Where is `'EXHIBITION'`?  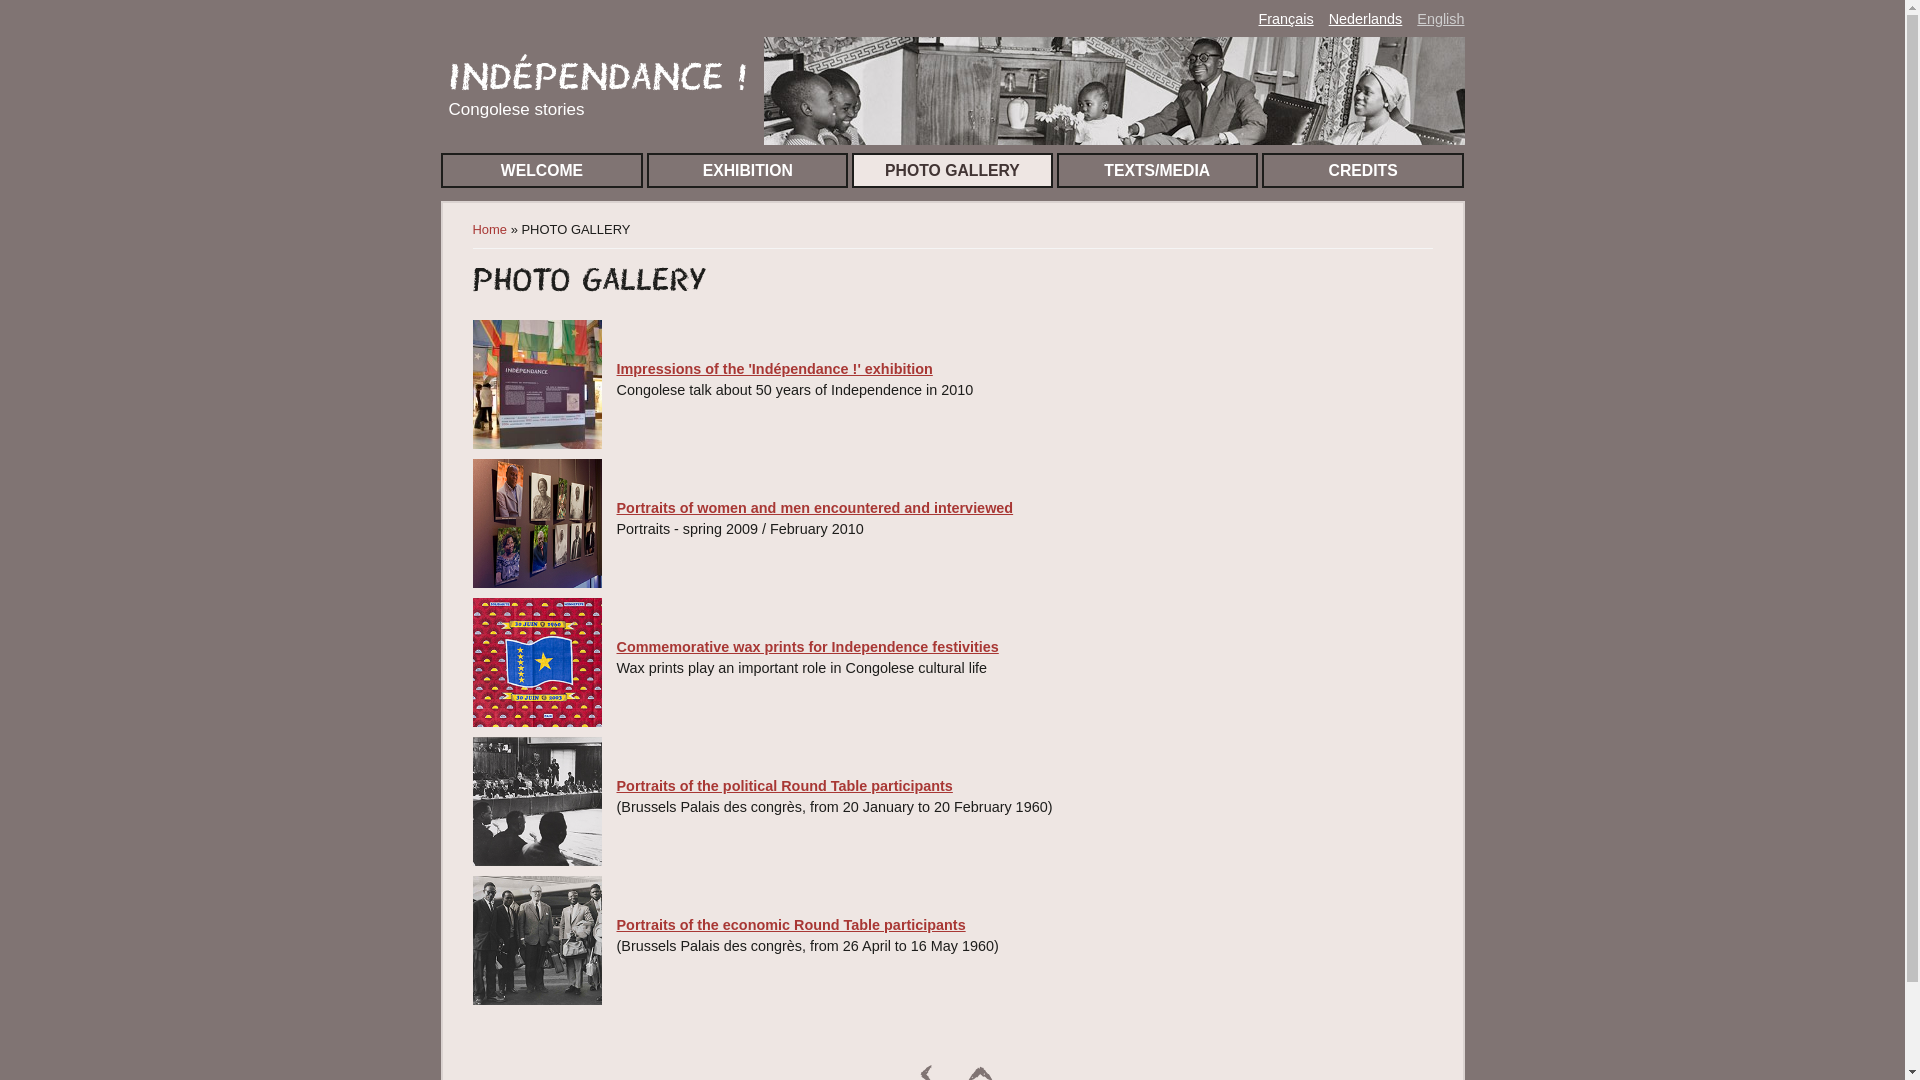
'EXHIBITION' is located at coordinates (746, 169).